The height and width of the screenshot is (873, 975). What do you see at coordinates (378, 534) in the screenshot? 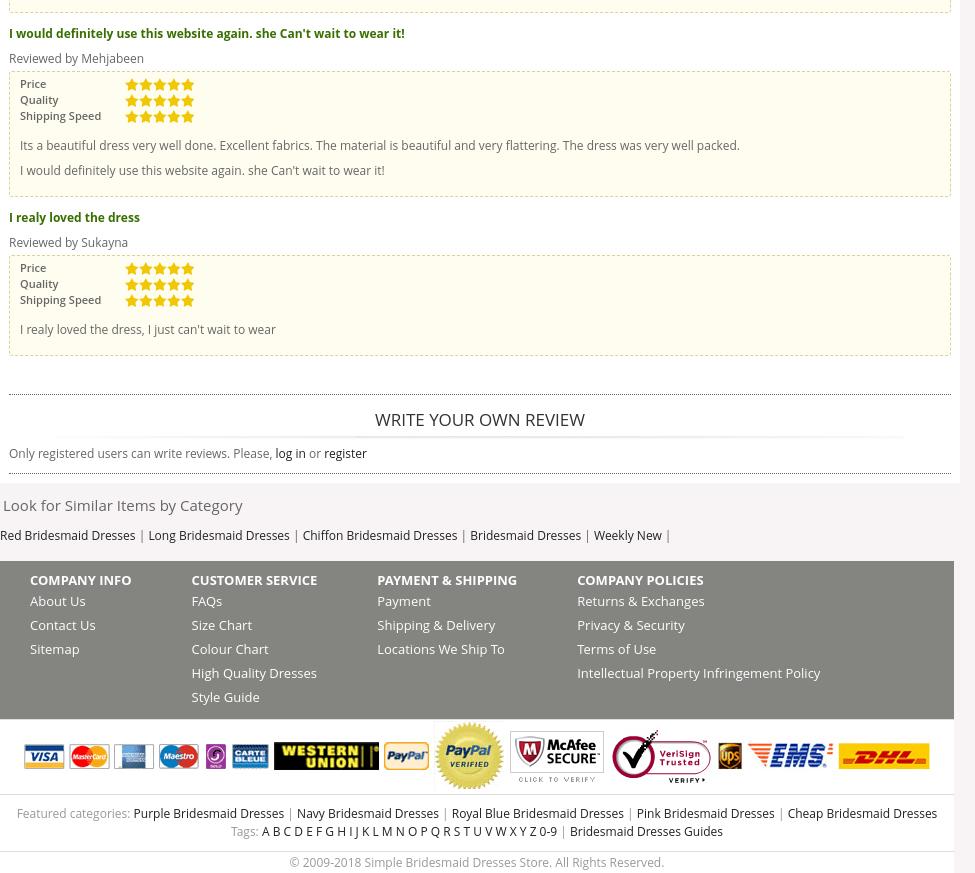
I see `'Chiffon Bridesmaid Dresses'` at bounding box center [378, 534].